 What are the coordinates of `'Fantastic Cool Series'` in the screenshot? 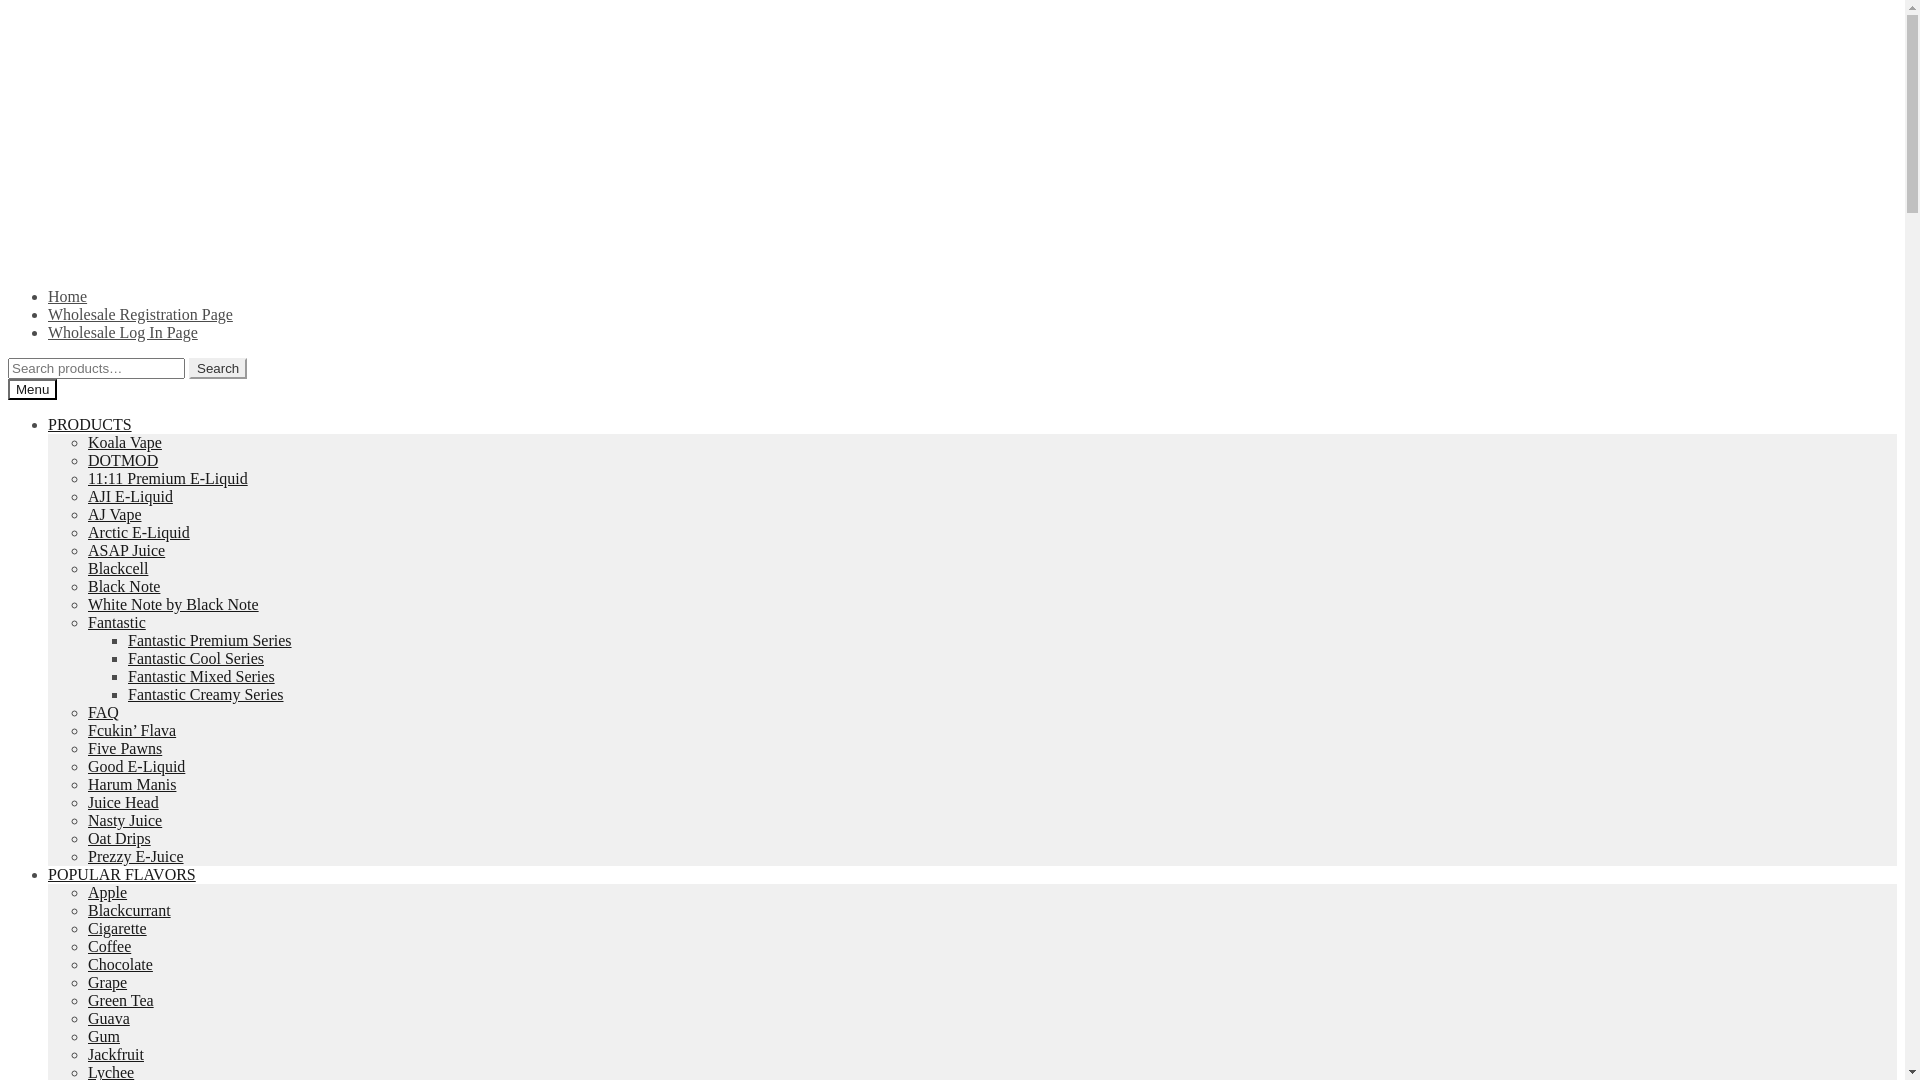 It's located at (196, 658).